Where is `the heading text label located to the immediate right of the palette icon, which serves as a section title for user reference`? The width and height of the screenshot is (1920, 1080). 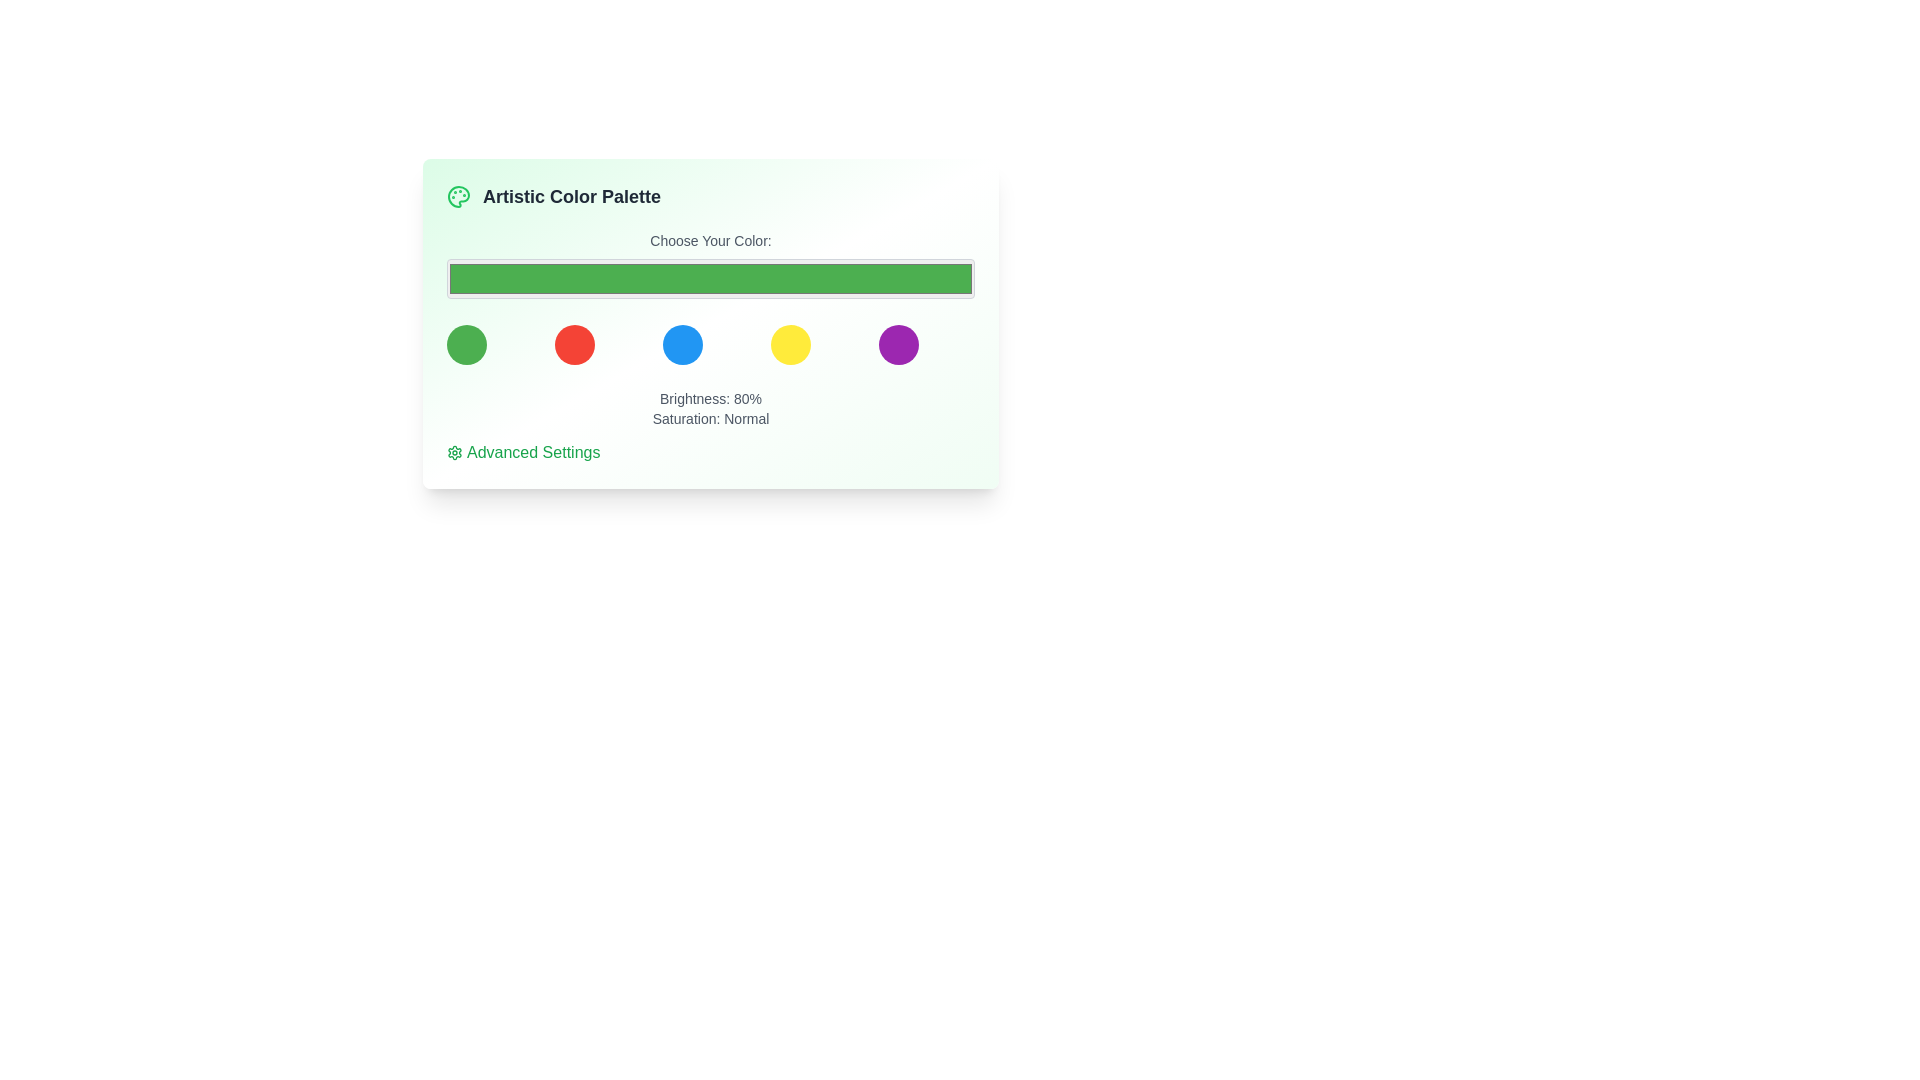
the heading text label located to the immediate right of the palette icon, which serves as a section title for user reference is located at coordinates (570, 196).